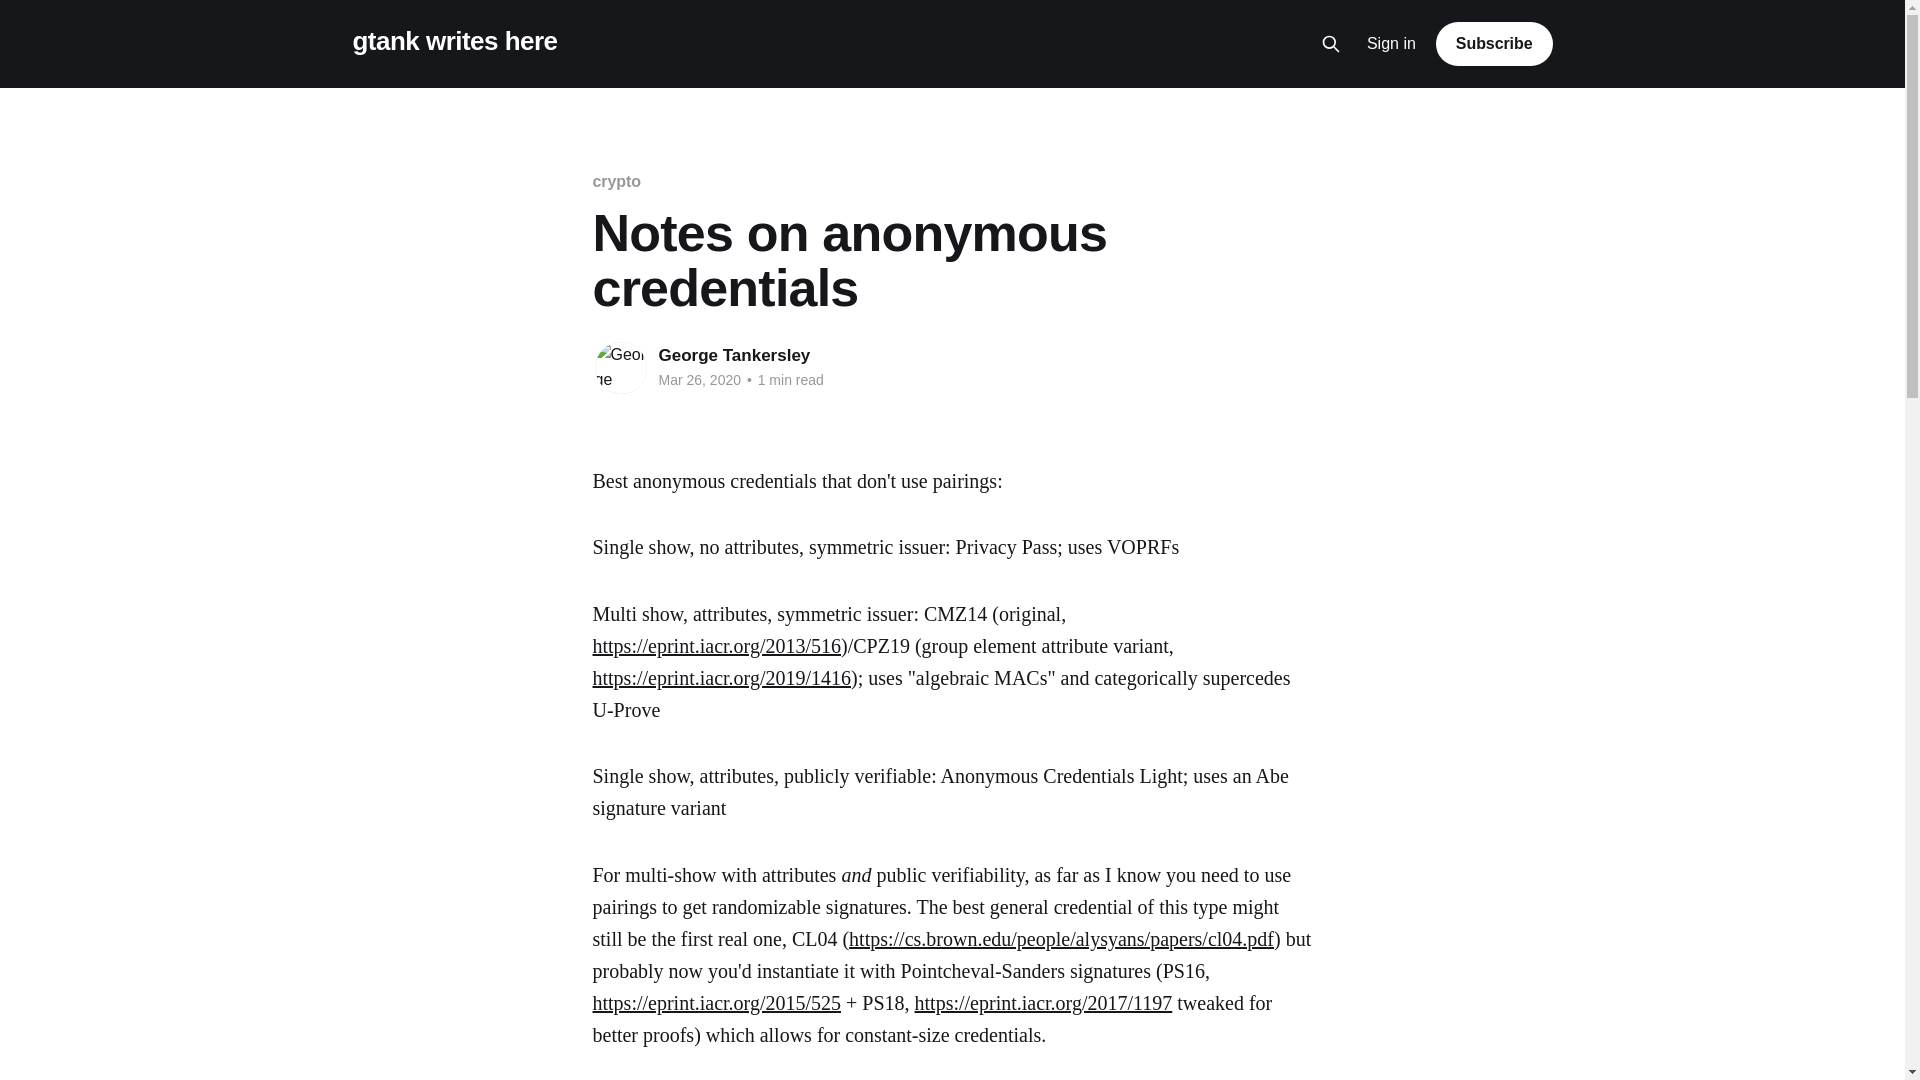  I want to click on 'https://cs.brown.edu/people/alysyans/papers/cl04.pdf', so click(1060, 938).